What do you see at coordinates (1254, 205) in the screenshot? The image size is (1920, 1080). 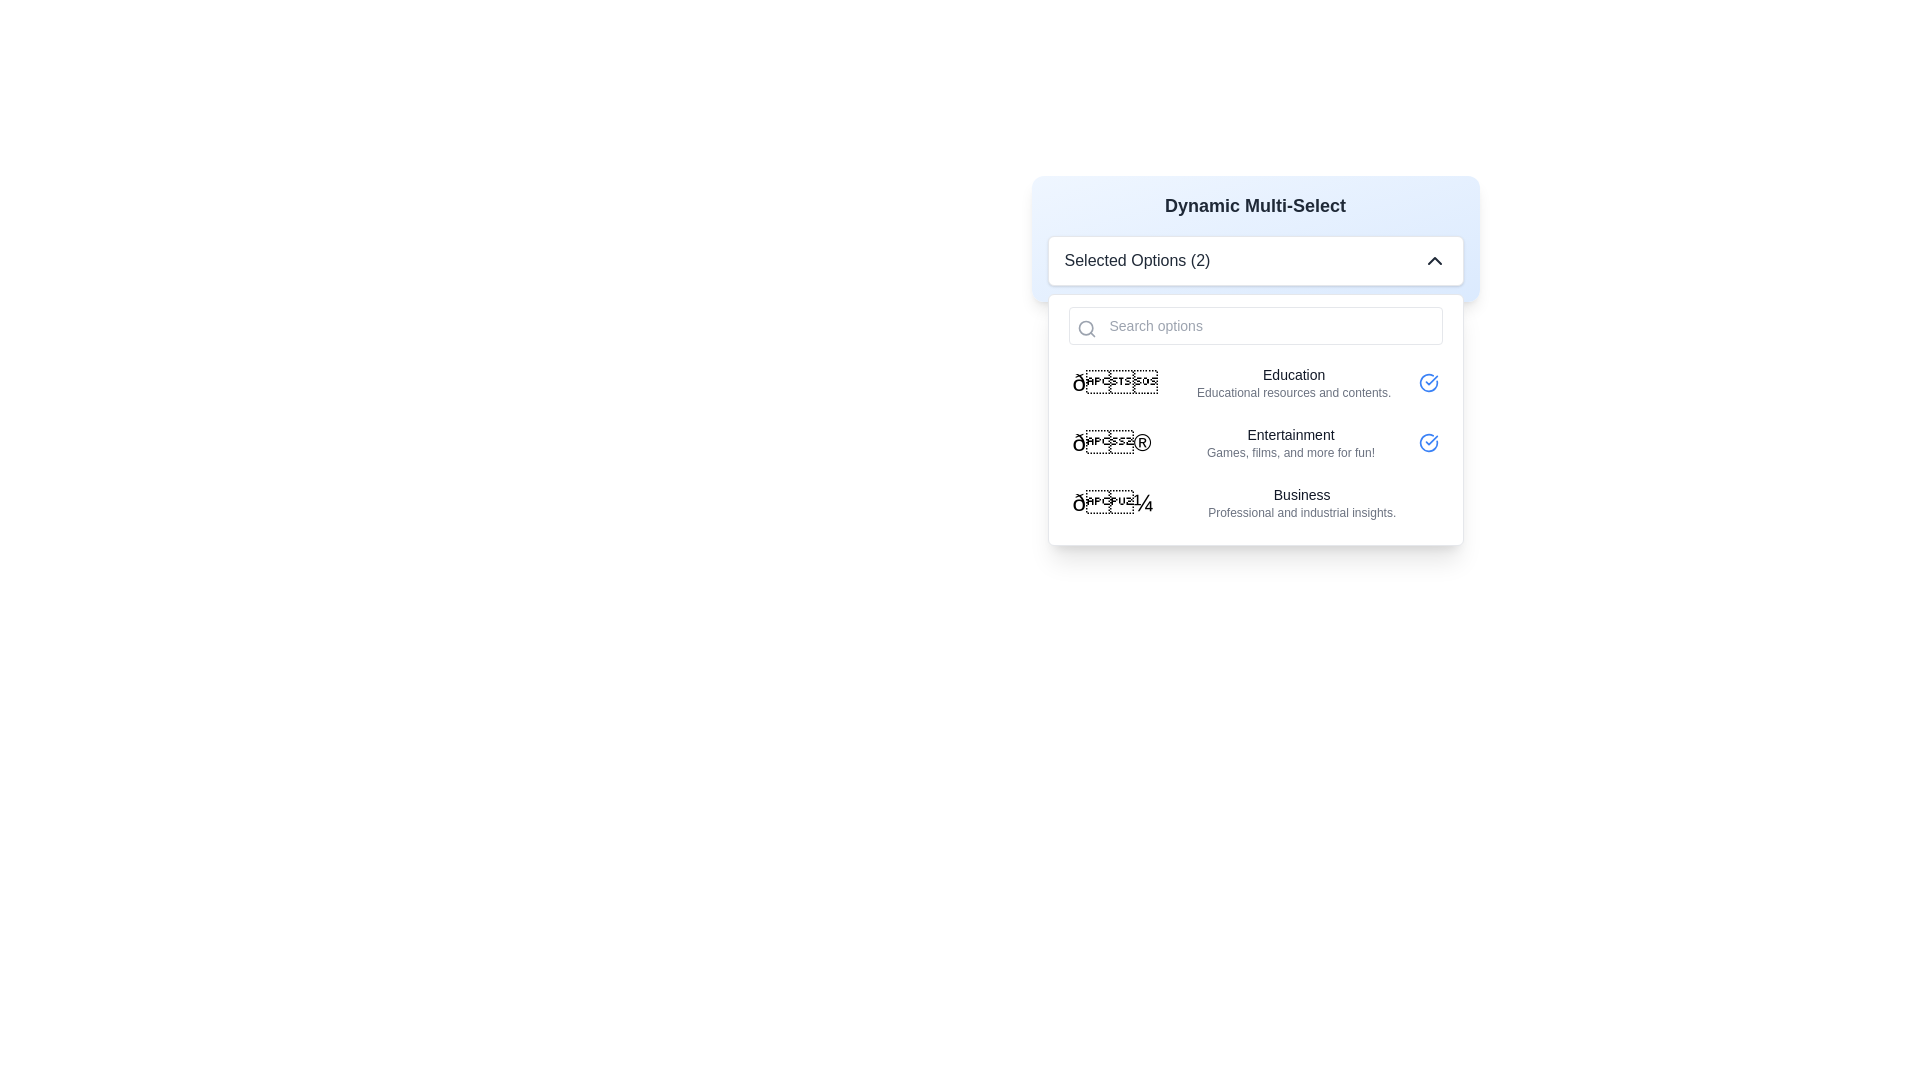 I see `the text label styled with a large, bold font reading 'Dynamic Multi-Select', positioned above the dropdown menu labeled 'Selected Options (2)'` at bounding box center [1254, 205].